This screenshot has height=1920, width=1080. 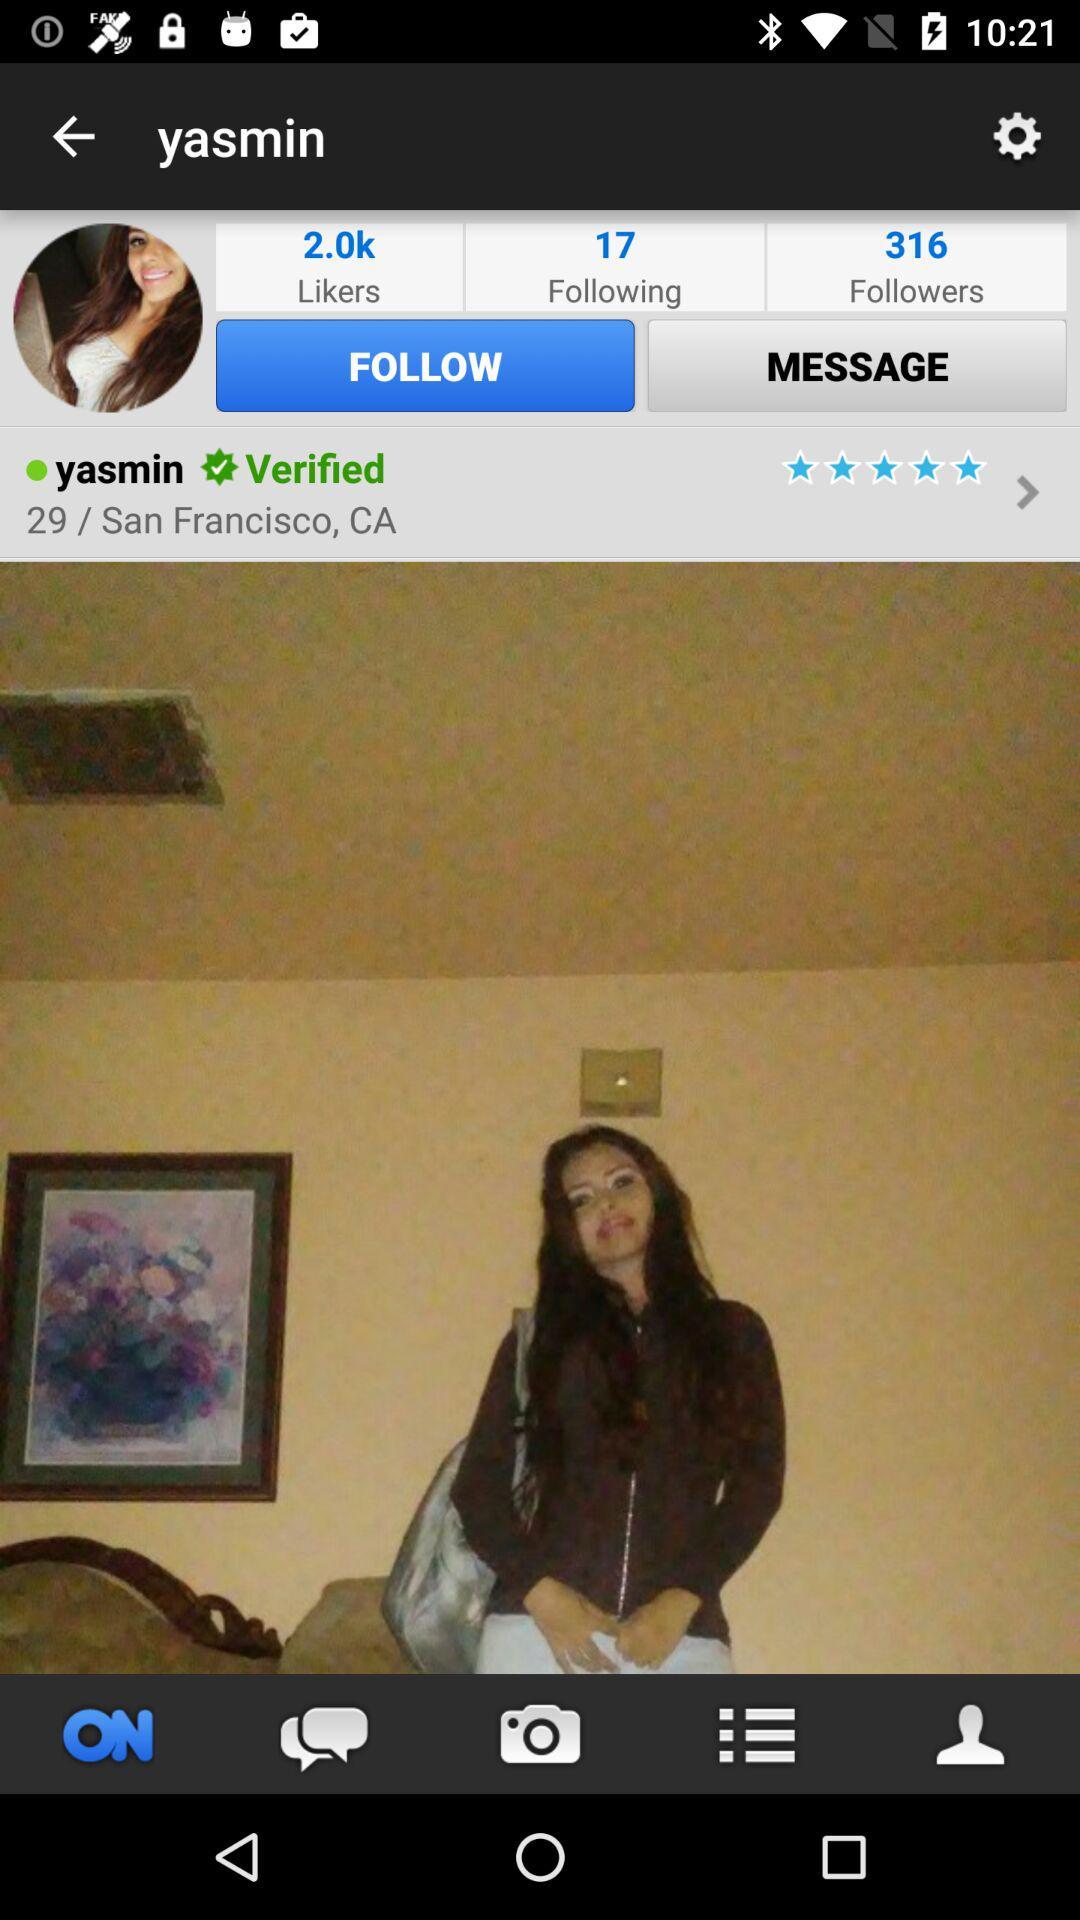 I want to click on the chat icon, so click(x=323, y=1733).